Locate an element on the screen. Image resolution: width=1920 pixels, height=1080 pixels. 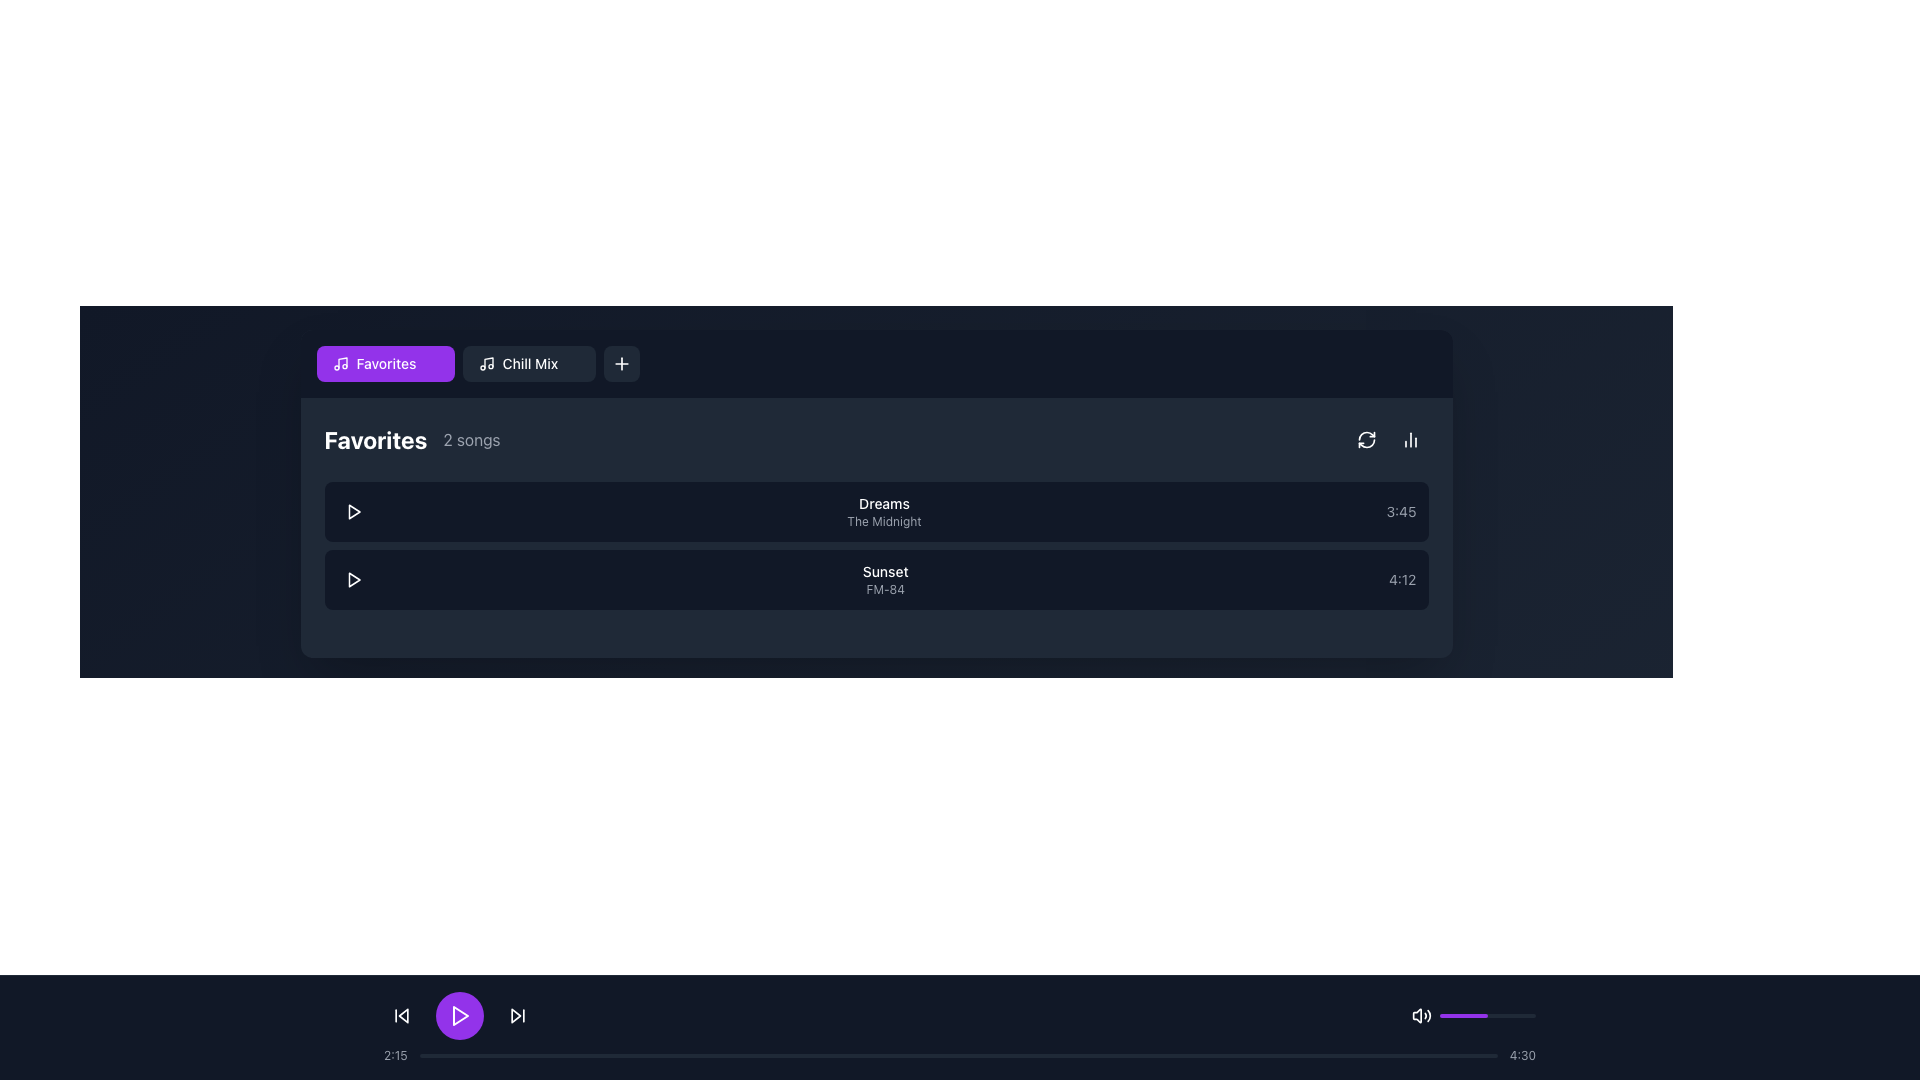
the progress bar is located at coordinates (1012, 1055).